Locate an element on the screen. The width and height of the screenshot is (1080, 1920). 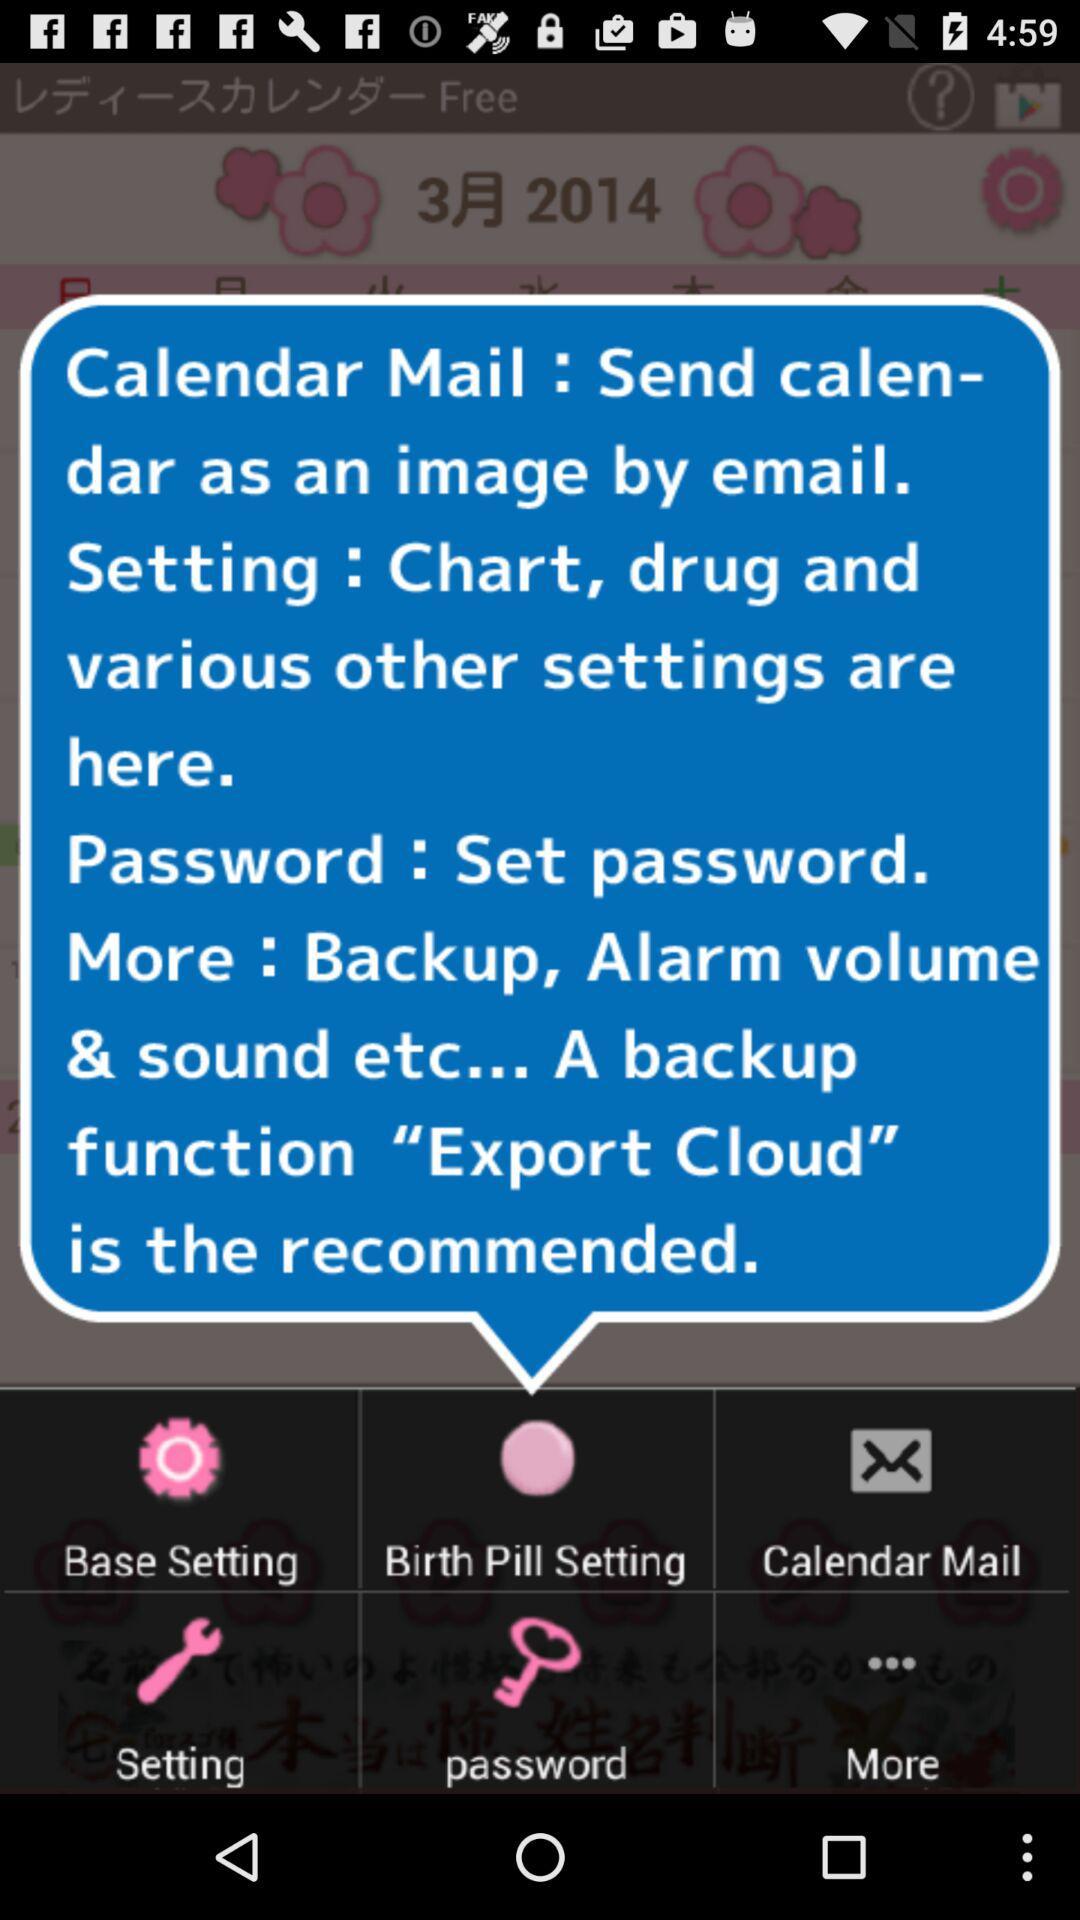
the help icon is located at coordinates (957, 100).